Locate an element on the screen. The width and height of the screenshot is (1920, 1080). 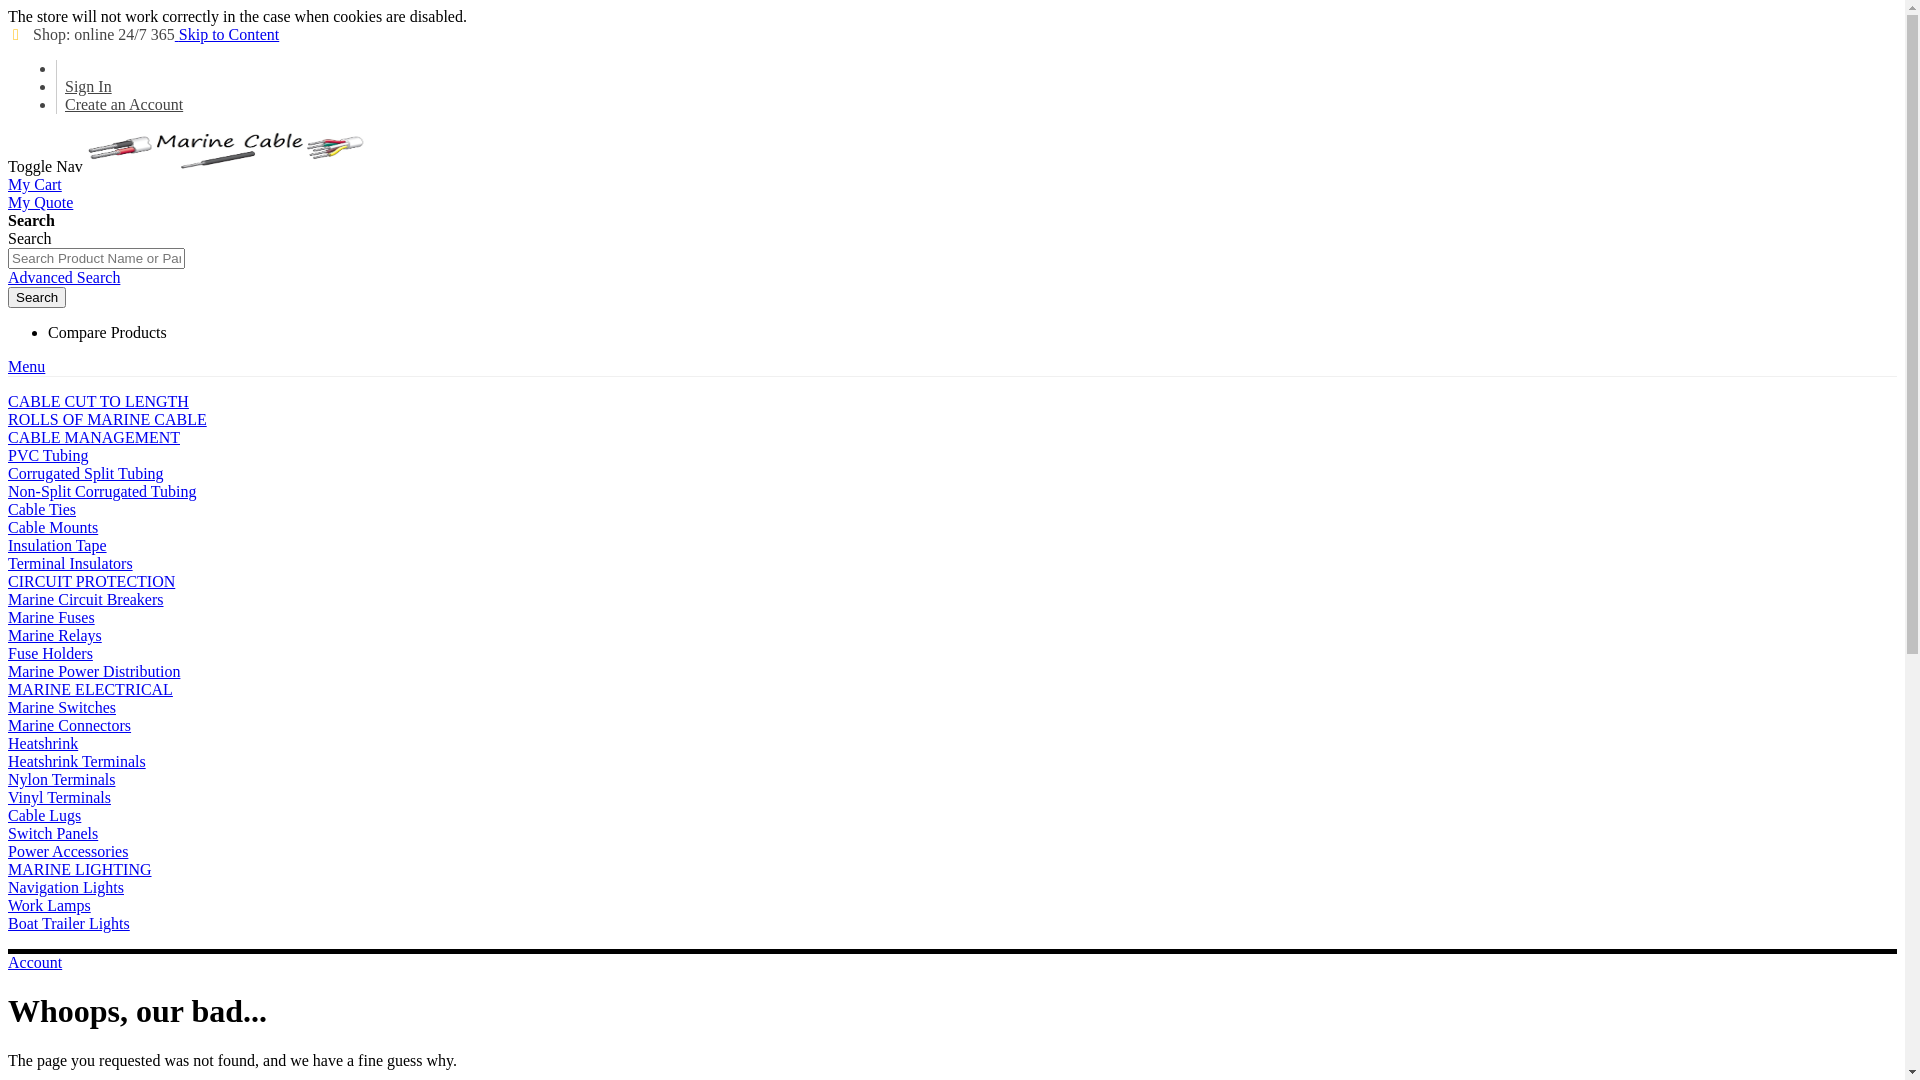
'Boat Trailer Lights' is located at coordinates (68, 923).